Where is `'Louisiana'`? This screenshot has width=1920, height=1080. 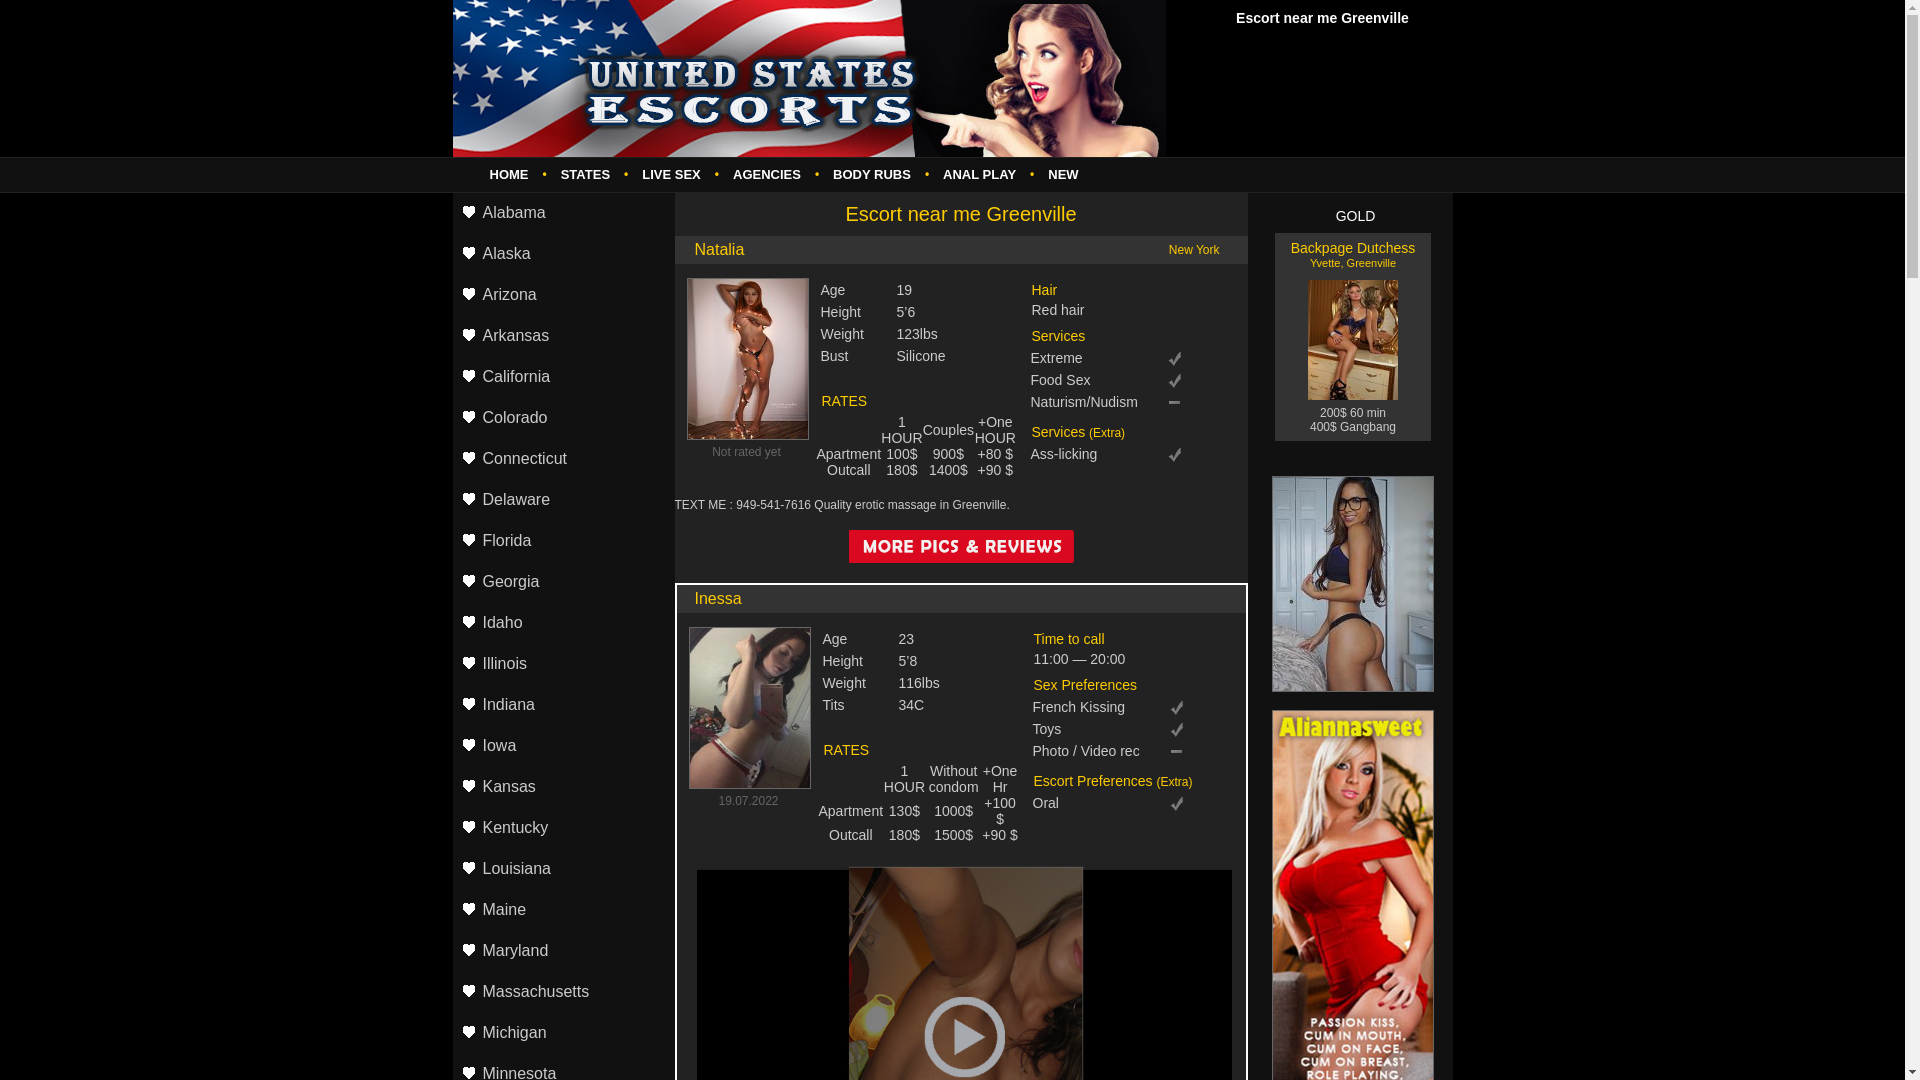
'Louisiana' is located at coordinates (560, 868).